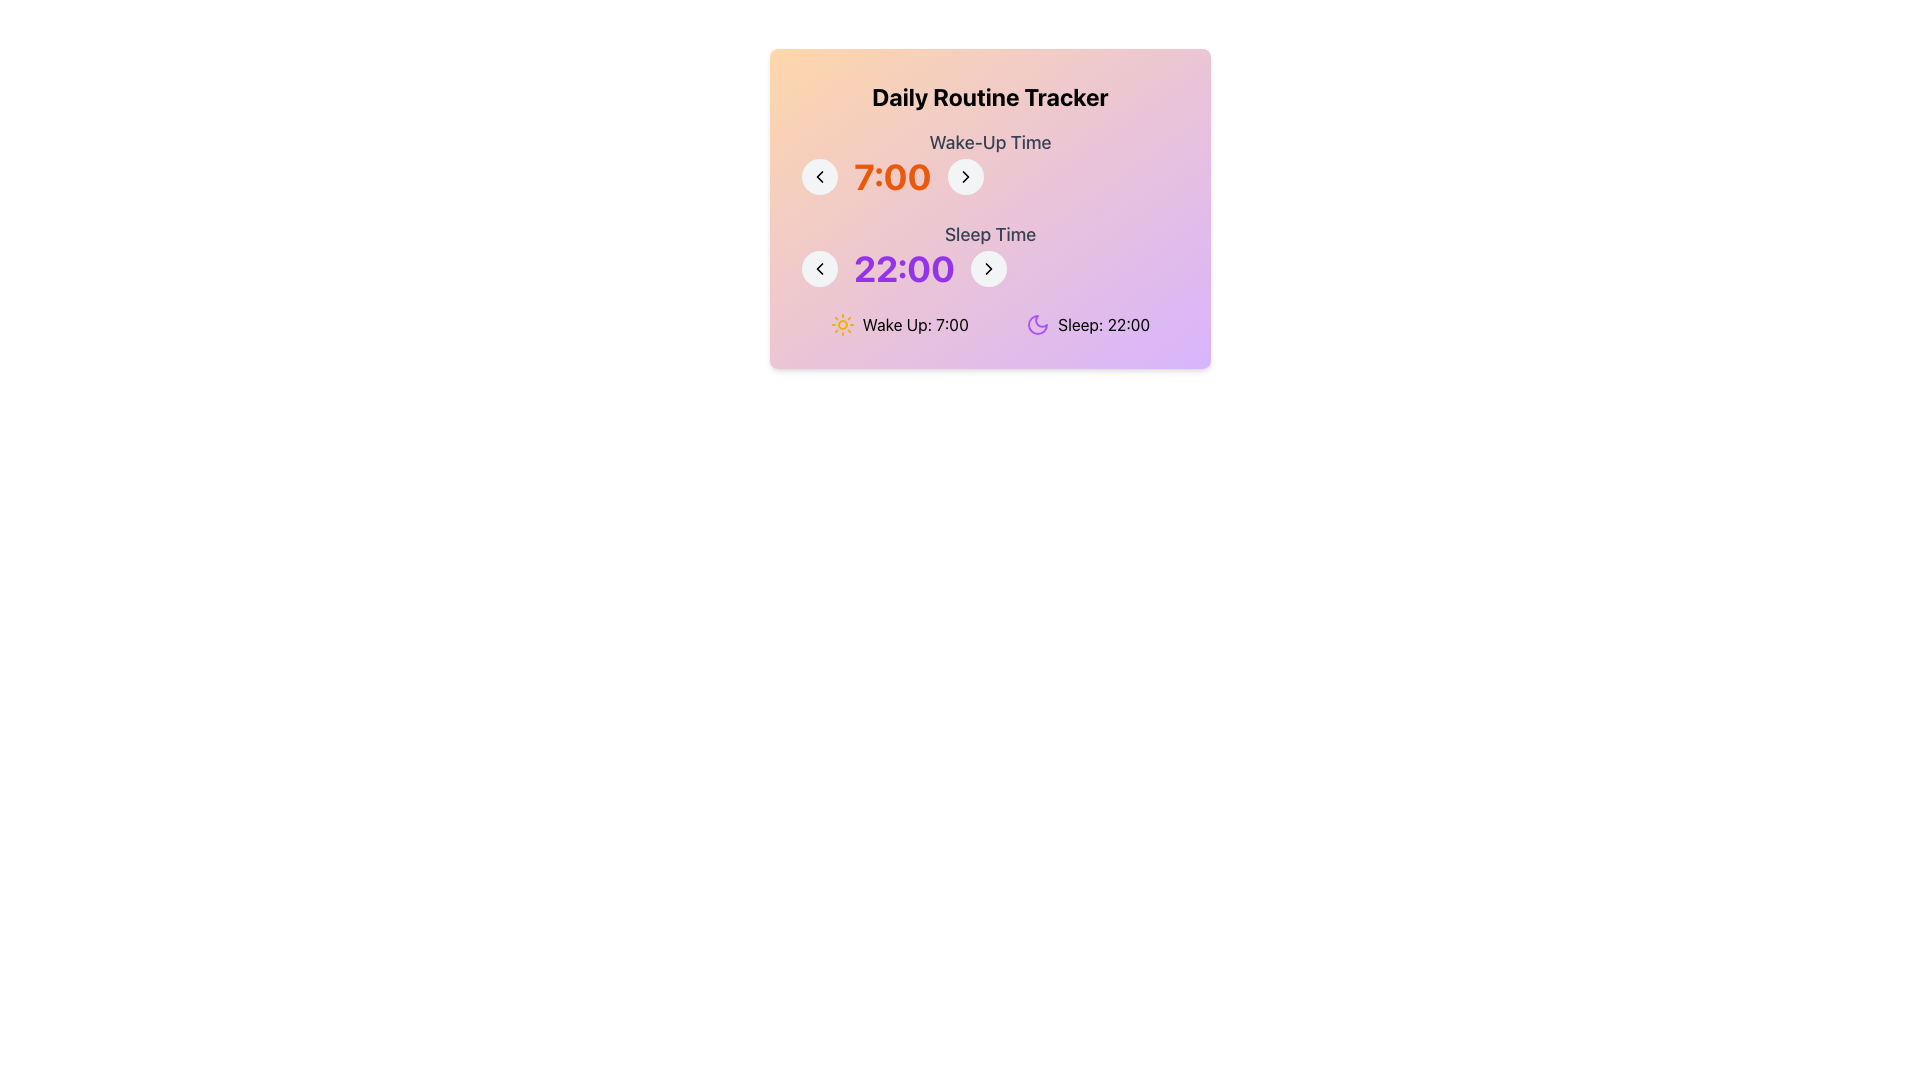 The width and height of the screenshot is (1920, 1080). Describe the element at coordinates (990, 96) in the screenshot. I see `the header text element, which serves as the title for the interface and is centrally positioned above the 'Wake-Up Time' and 'Sleep Time' sections` at that location.